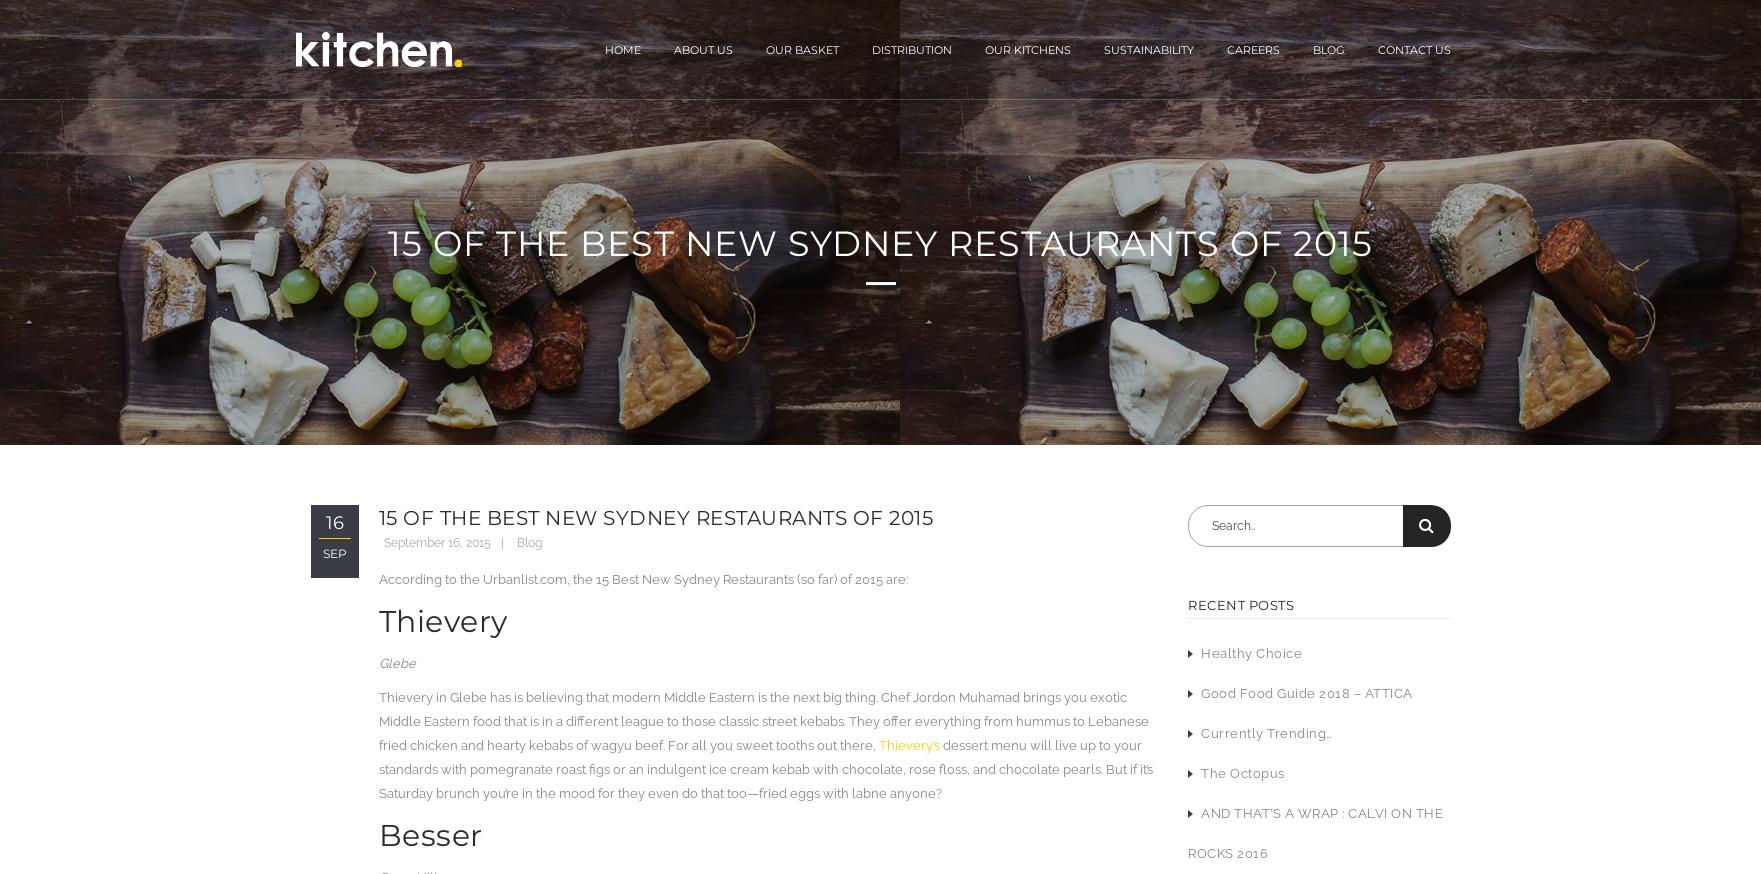 This screenshot has height=874, width=1761. Describe the element at coordinates (1240, 603) in the screenshot. I see `'Recent Posts'` at that location.